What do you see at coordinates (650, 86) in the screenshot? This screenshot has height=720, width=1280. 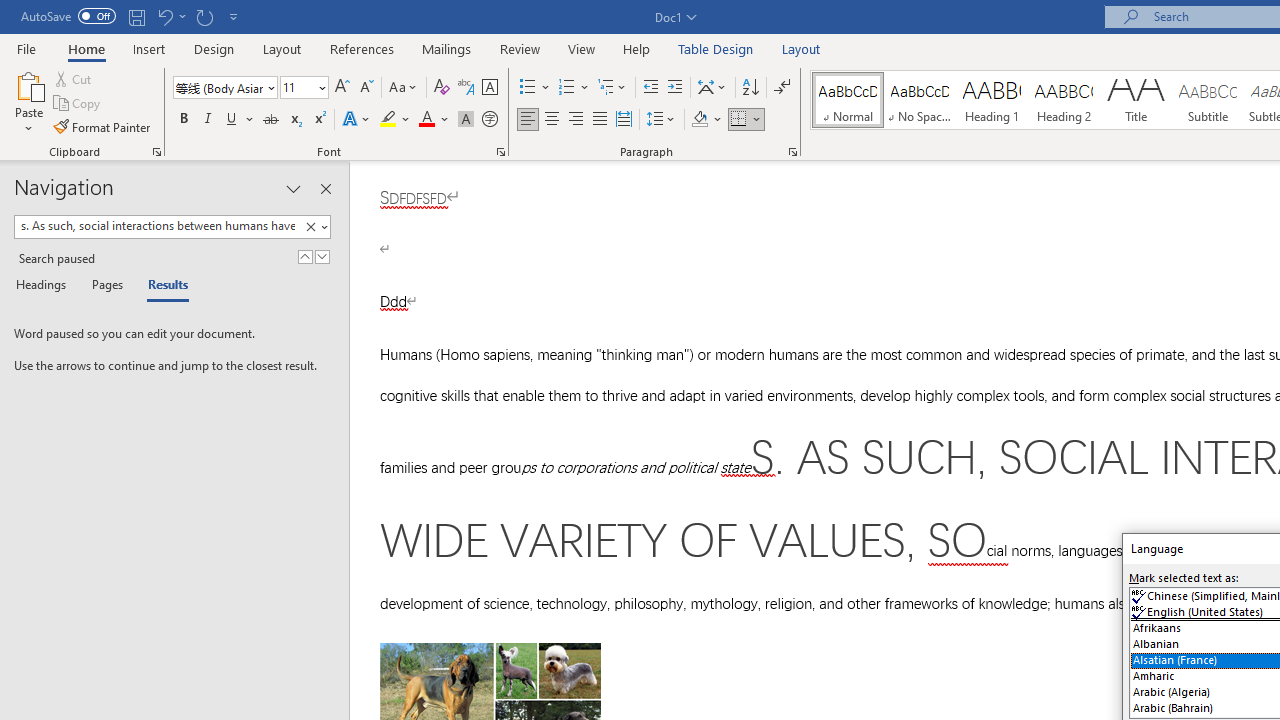 I see `'Decrease Indent'` at bounding box center [650, 86].